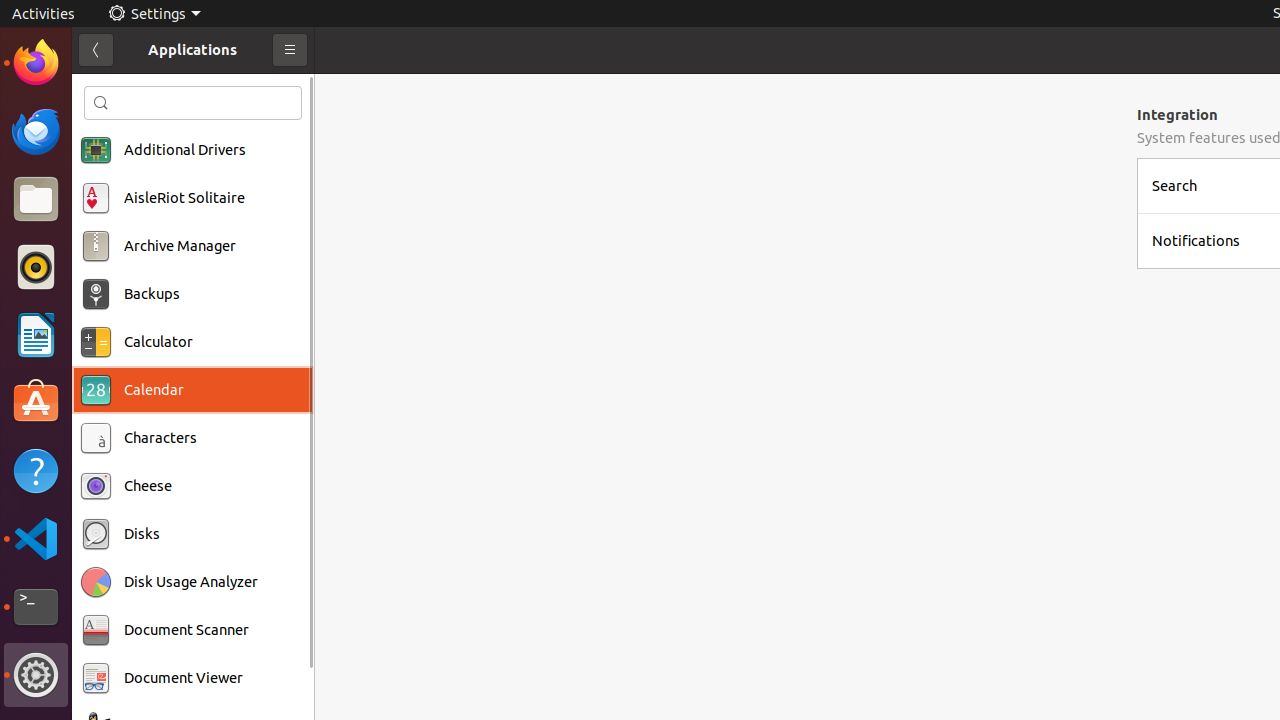 Image resolution: width=1280 pixels, height=720 pixels. I want to click on 'Applications', so click(192, 48).